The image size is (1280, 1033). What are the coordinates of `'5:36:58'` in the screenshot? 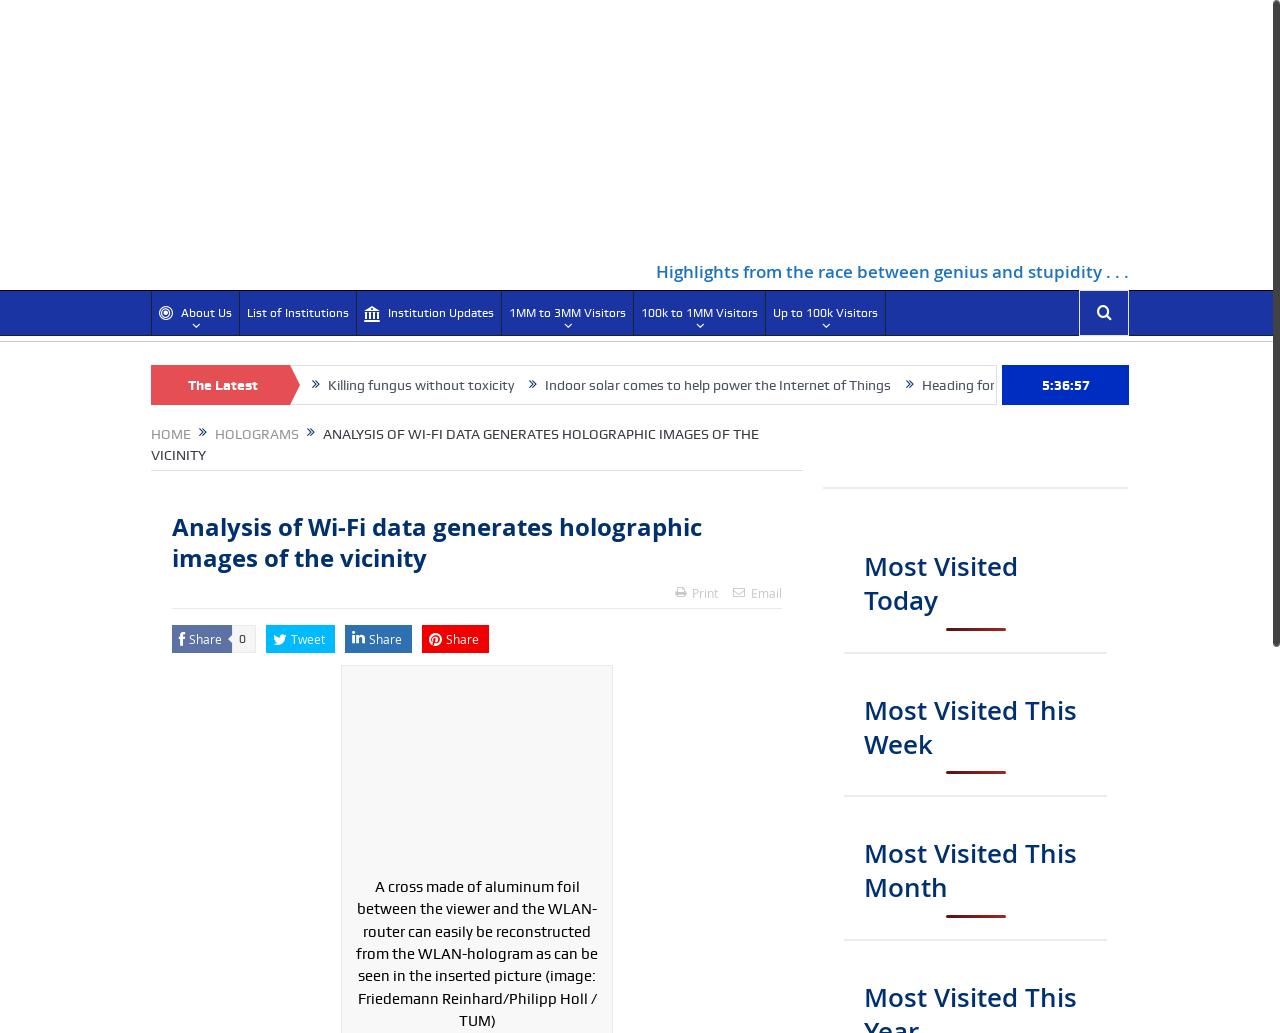 It's located at (1063, 384).